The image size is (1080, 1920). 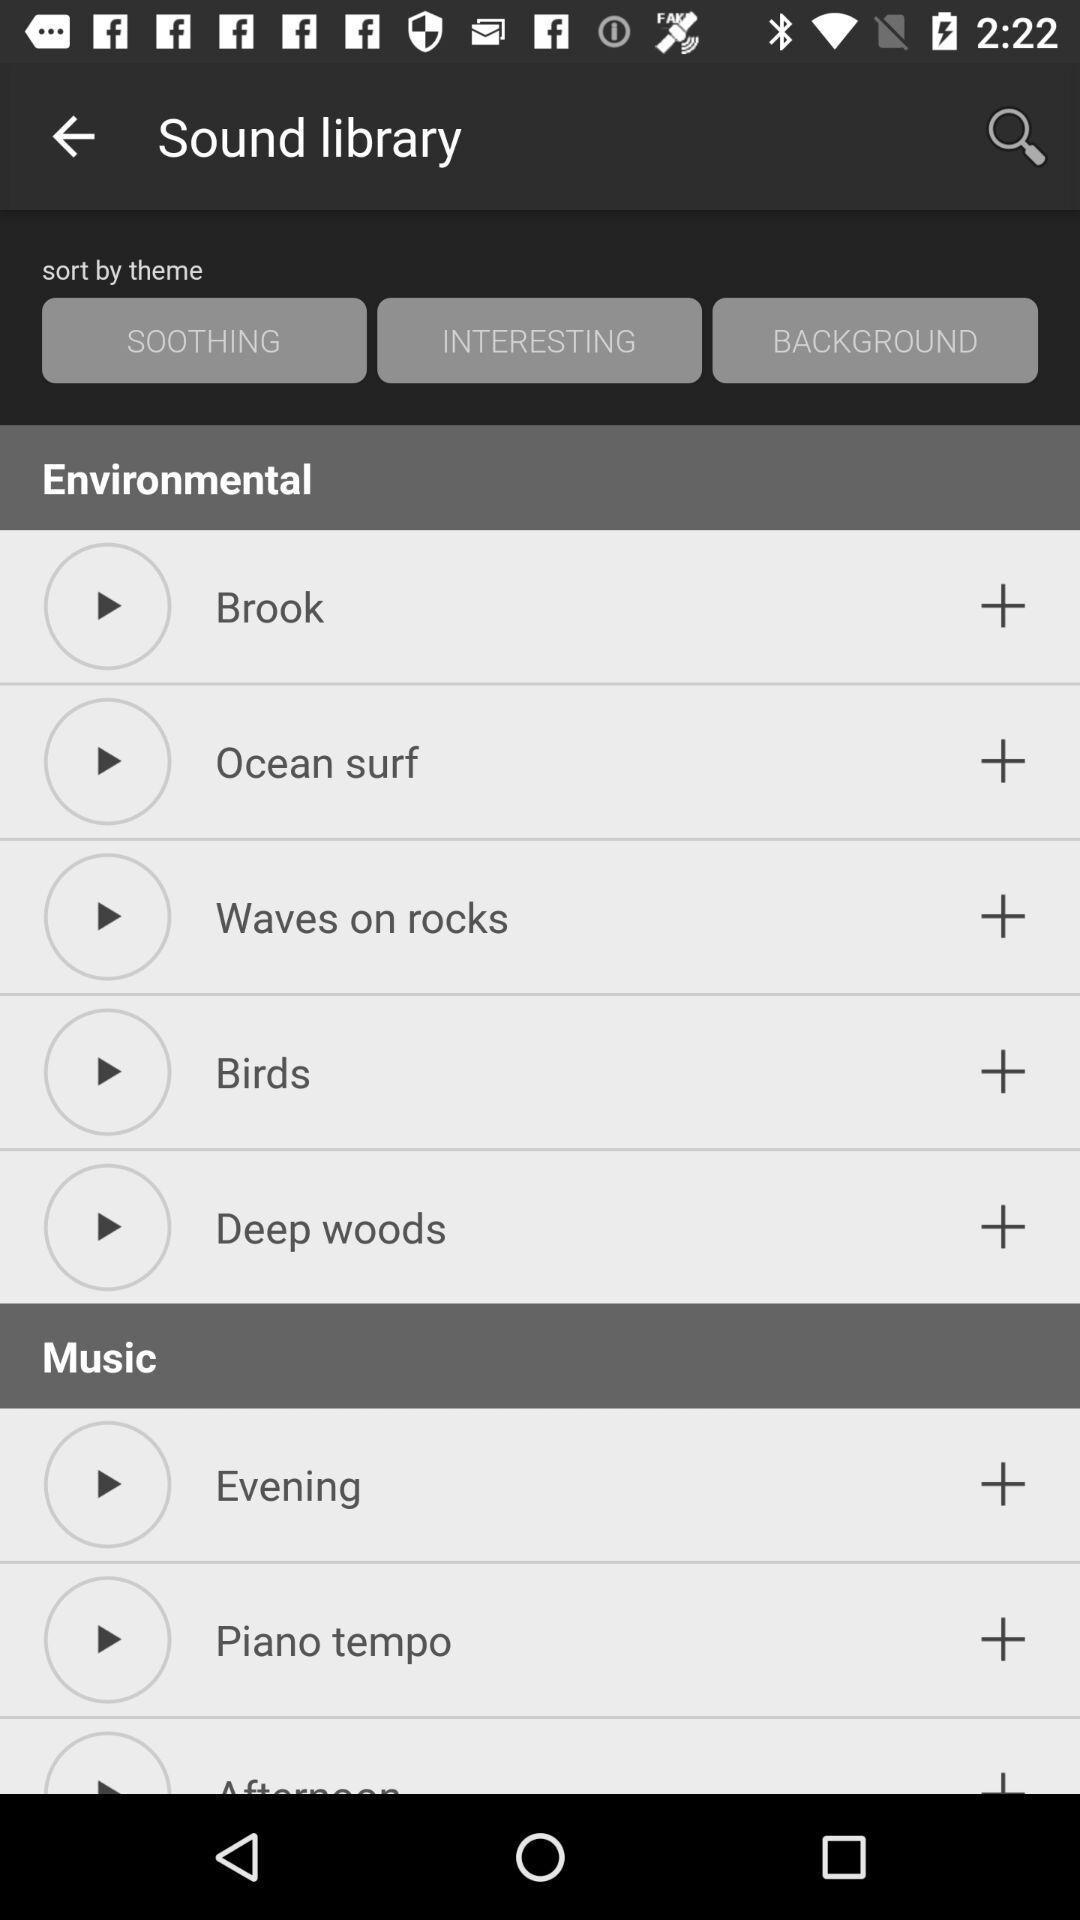 What do you see at coordinates (1003, 1071) in the screenshot?
I see `to birds music` at bounding box center [1003, 1071].